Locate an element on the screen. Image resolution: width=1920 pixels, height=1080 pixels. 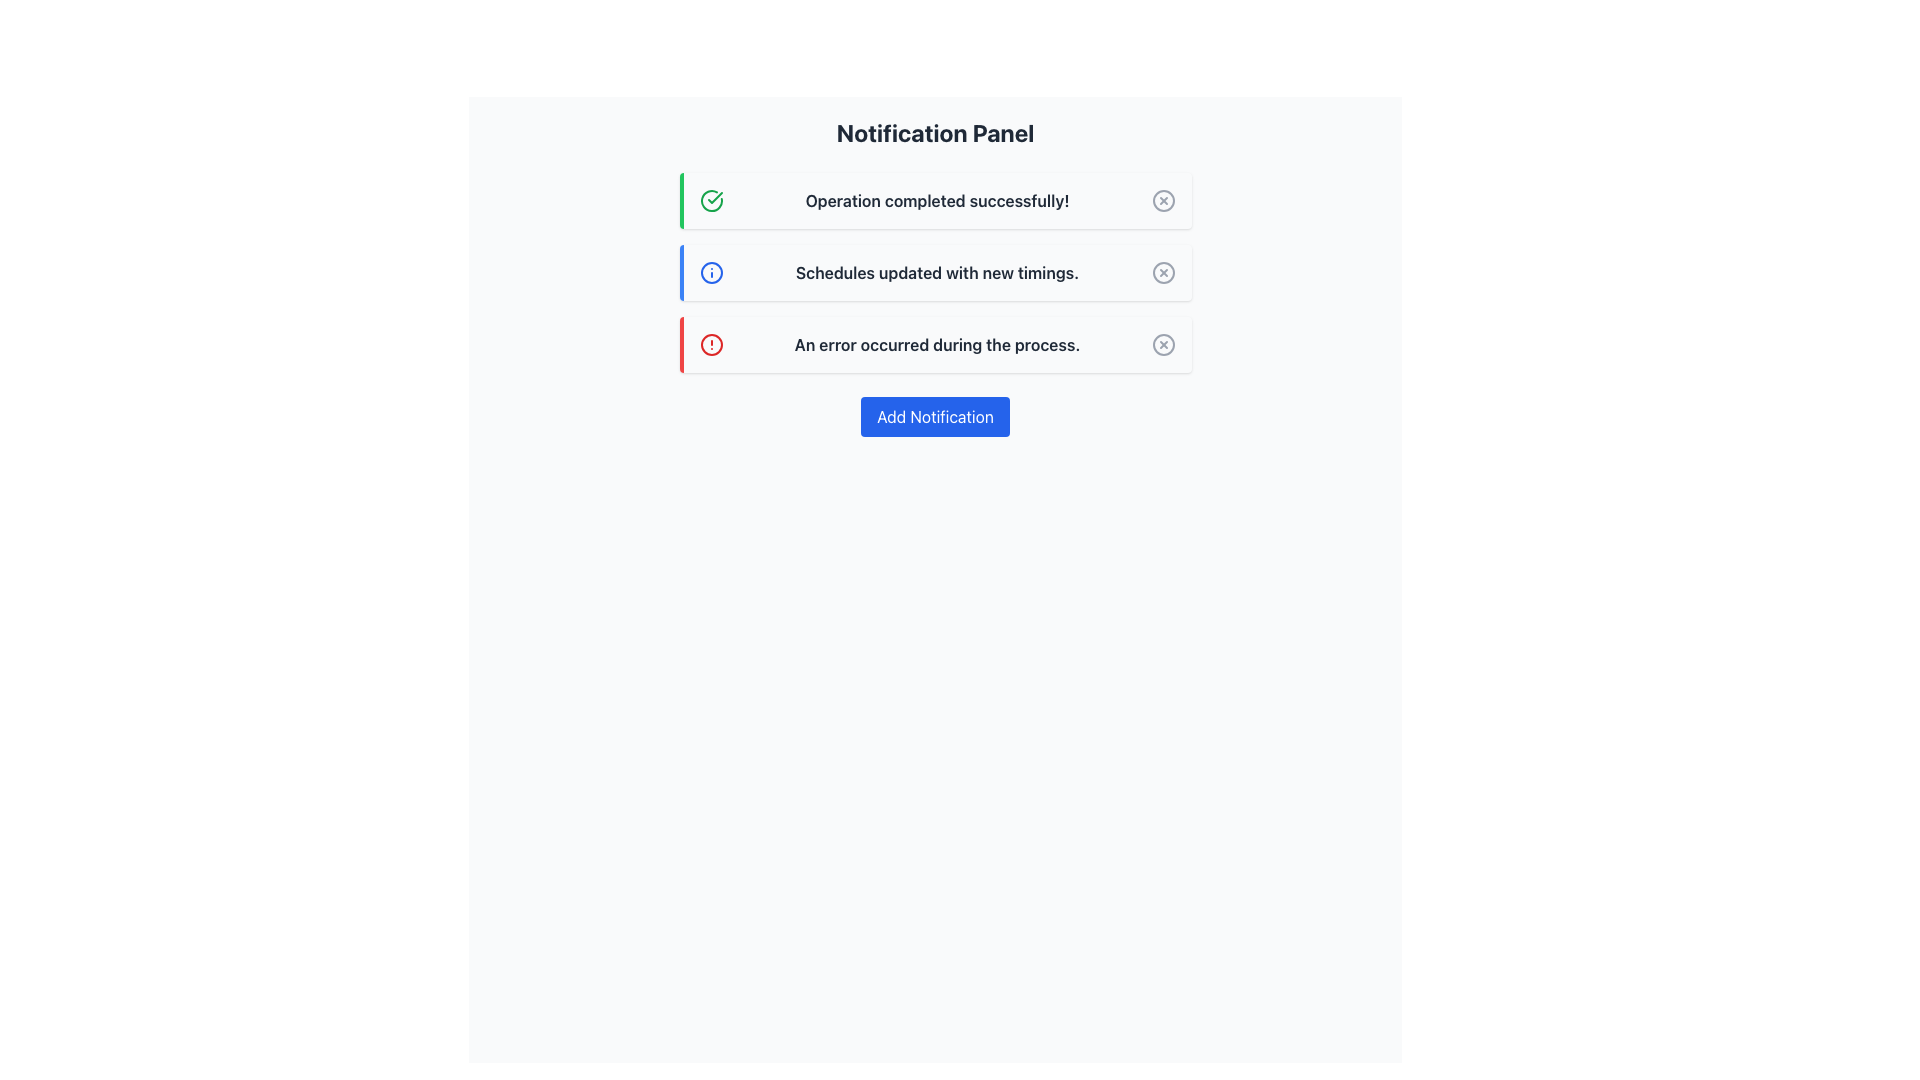
the notification message with a green left border indicating 'Operation completed successfully!' is located at coordinates (934, 200).